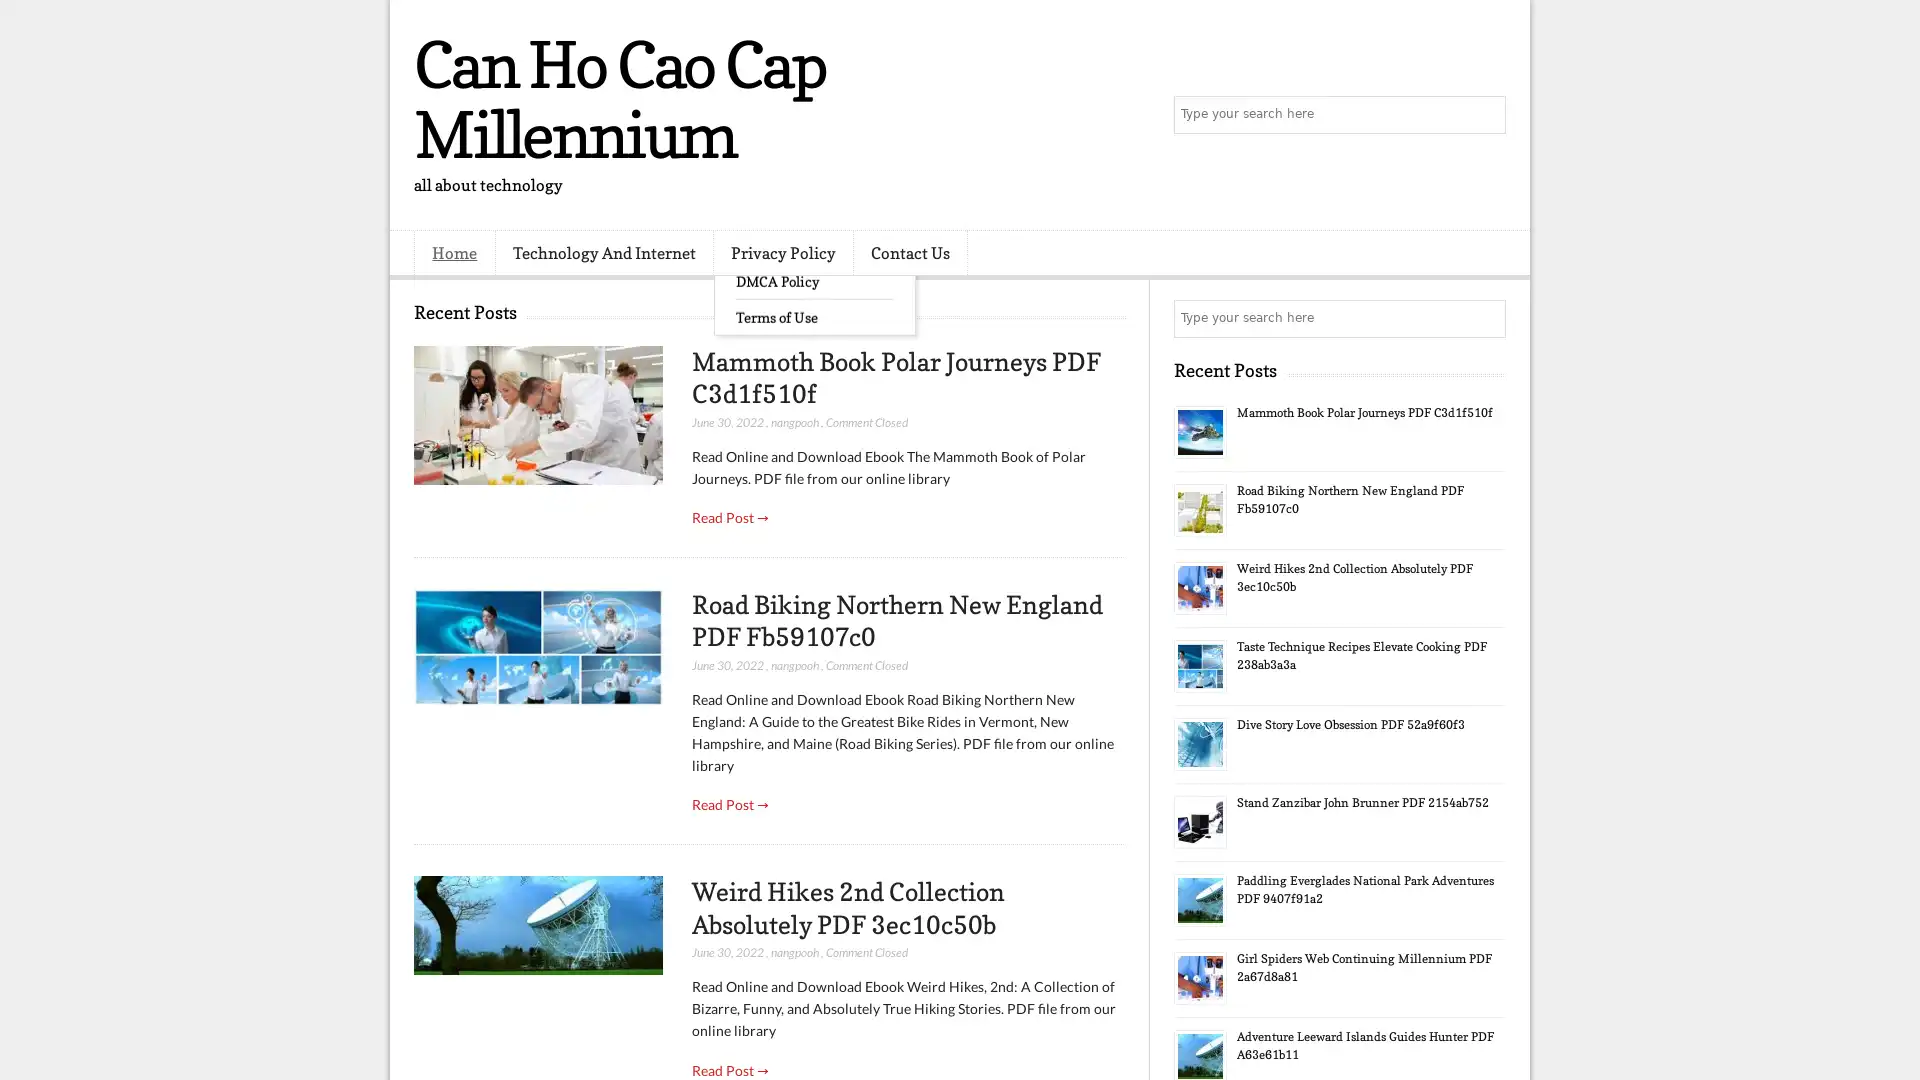 The image size is (1920, 1080). Describe the element at coordinates (1485, 318) in the screenshot. I see `Search` at that location.